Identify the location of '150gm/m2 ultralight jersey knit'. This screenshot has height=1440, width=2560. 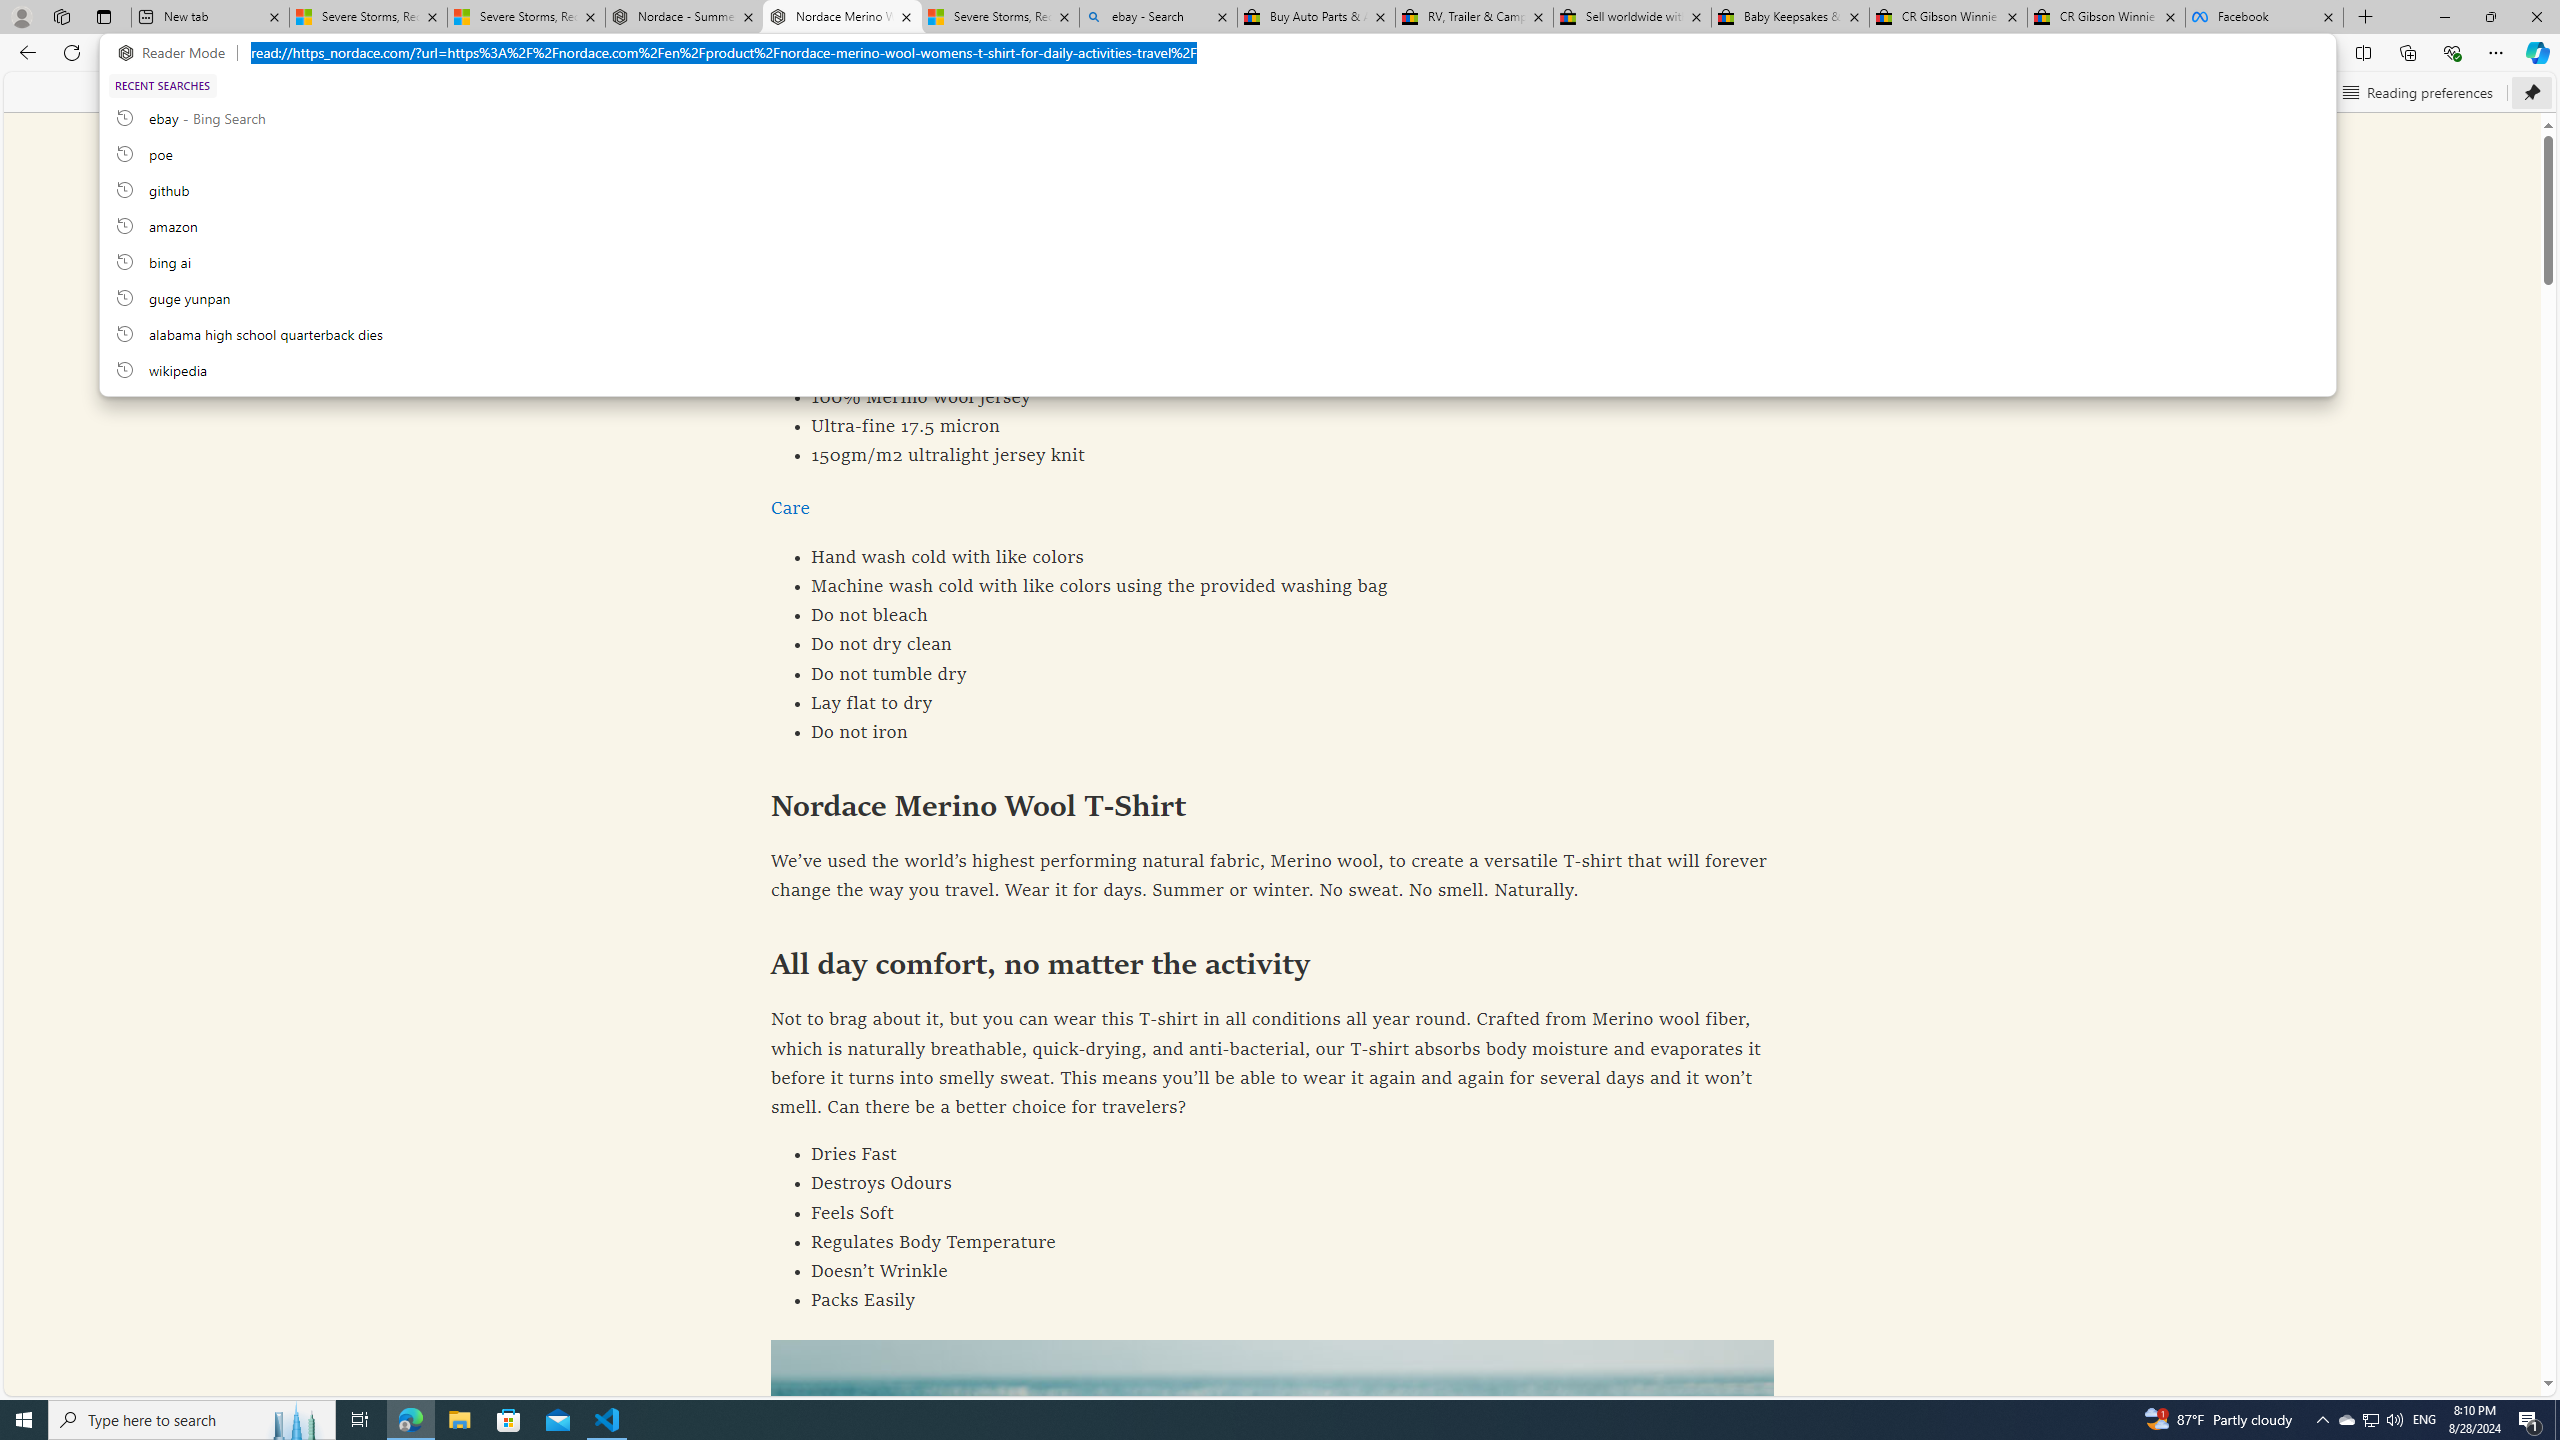
(1272, 455).